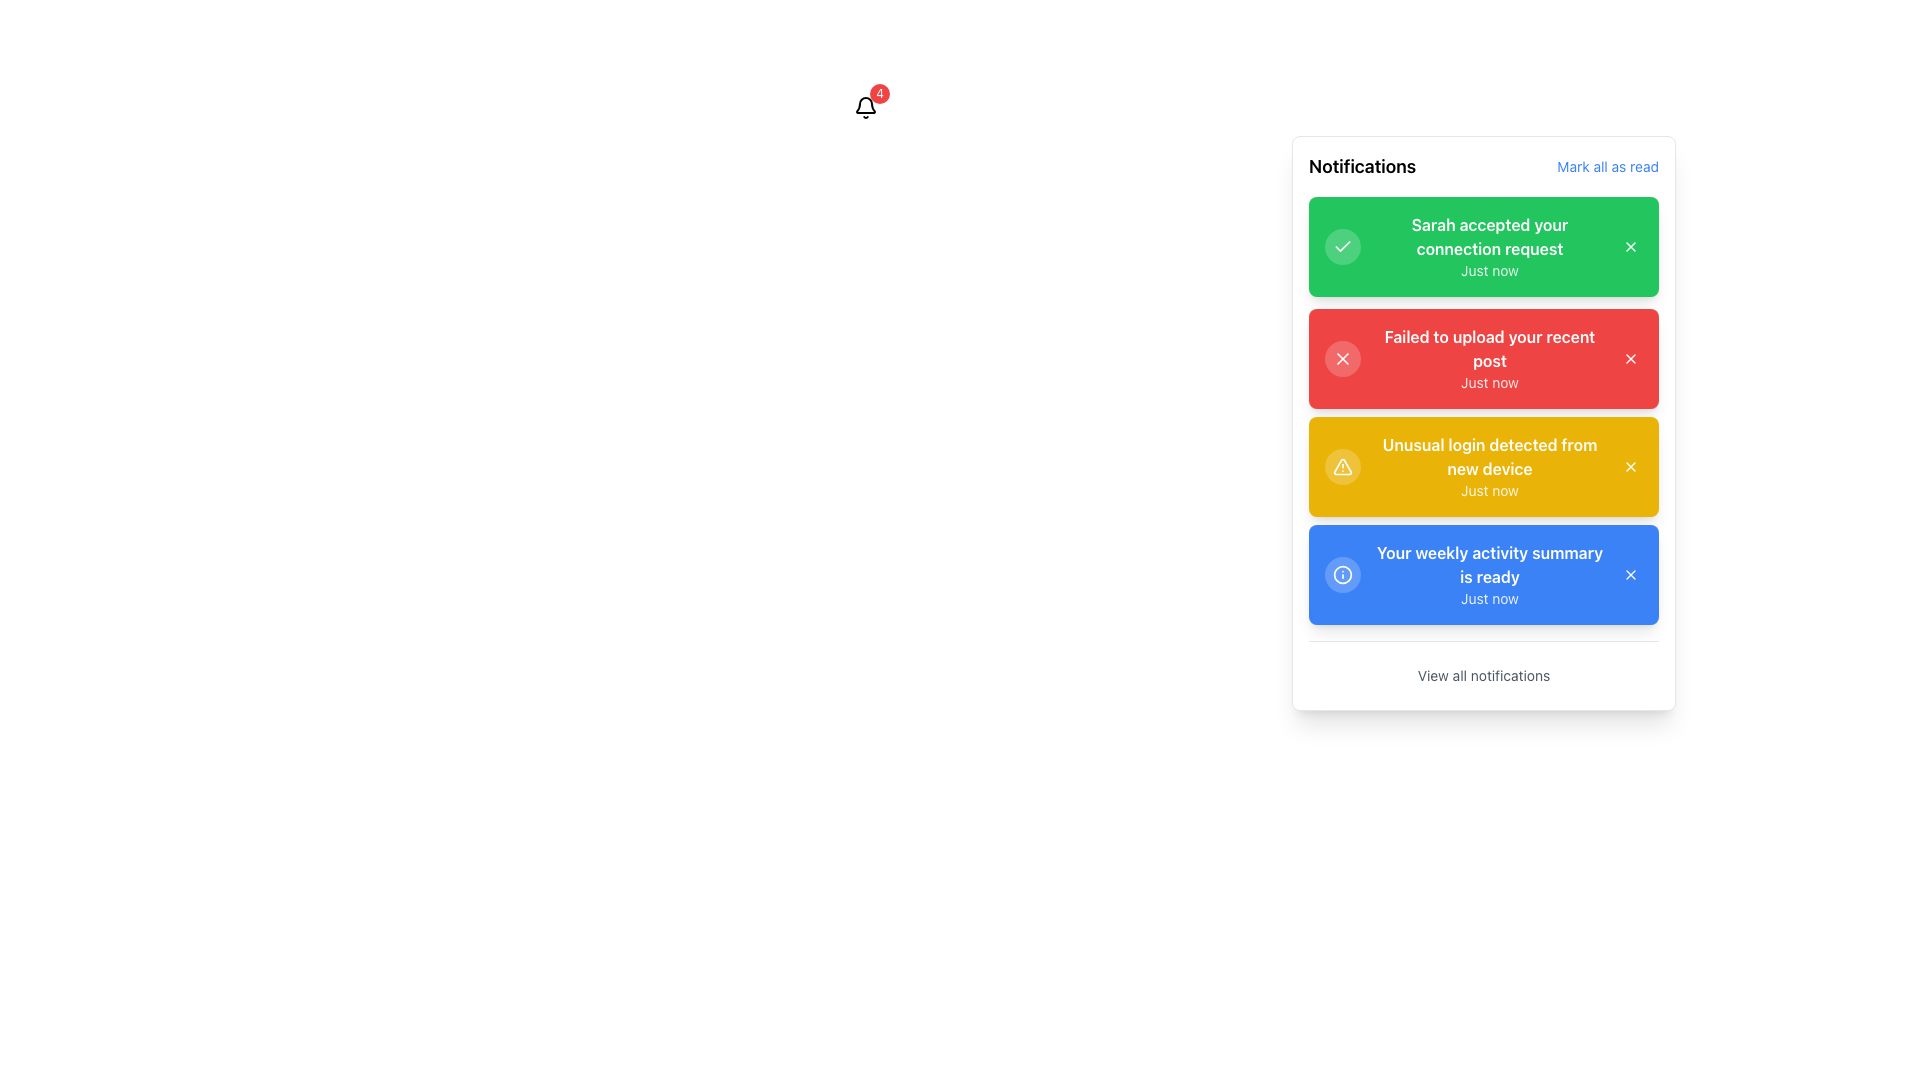 Image resolution: width=1920 pixels, height=1080 pixels. Describe the element at coordinates (1489, 490) in the screenshot. I see `time indication displayed as 'Just now' in a small font on a yellow background, located underneath the main message 'Unusual login detected from new device'` at that location.